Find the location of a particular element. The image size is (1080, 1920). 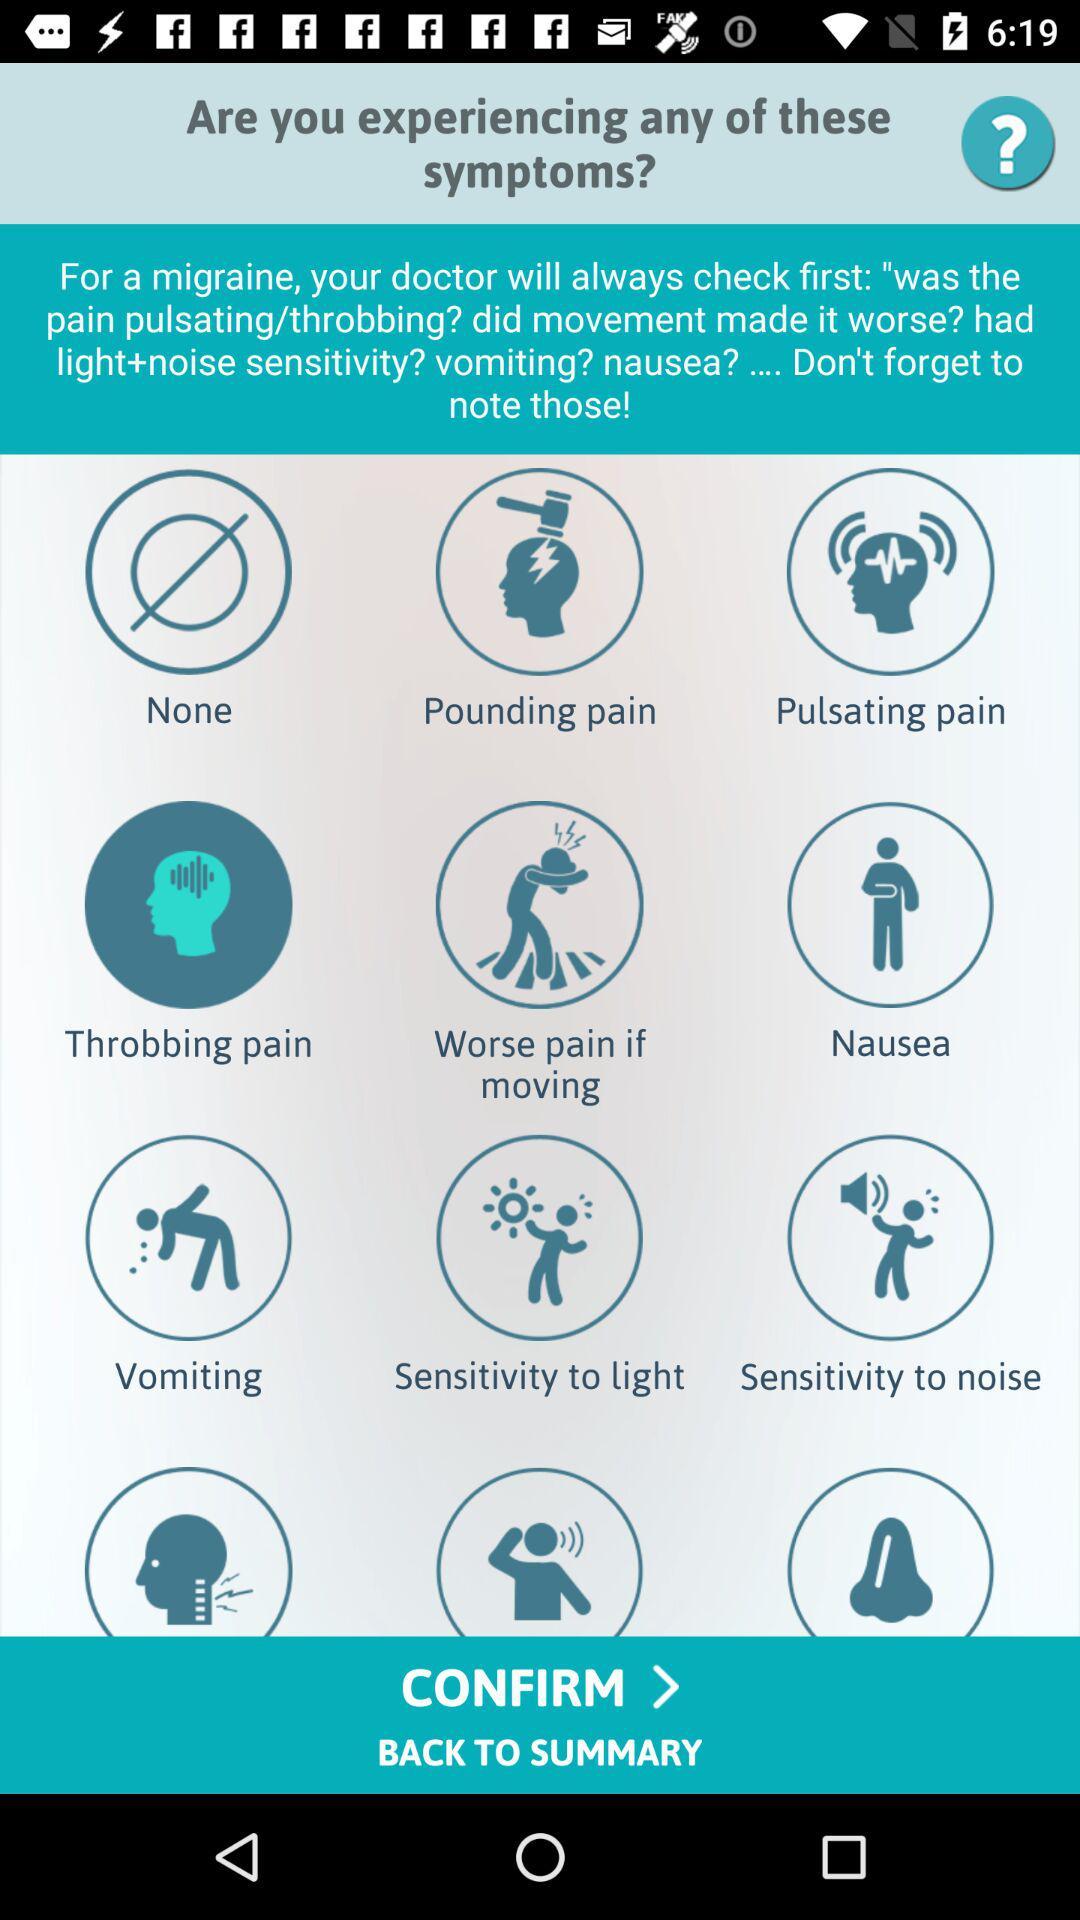

the help icon is located at coordinates (1015, 142).